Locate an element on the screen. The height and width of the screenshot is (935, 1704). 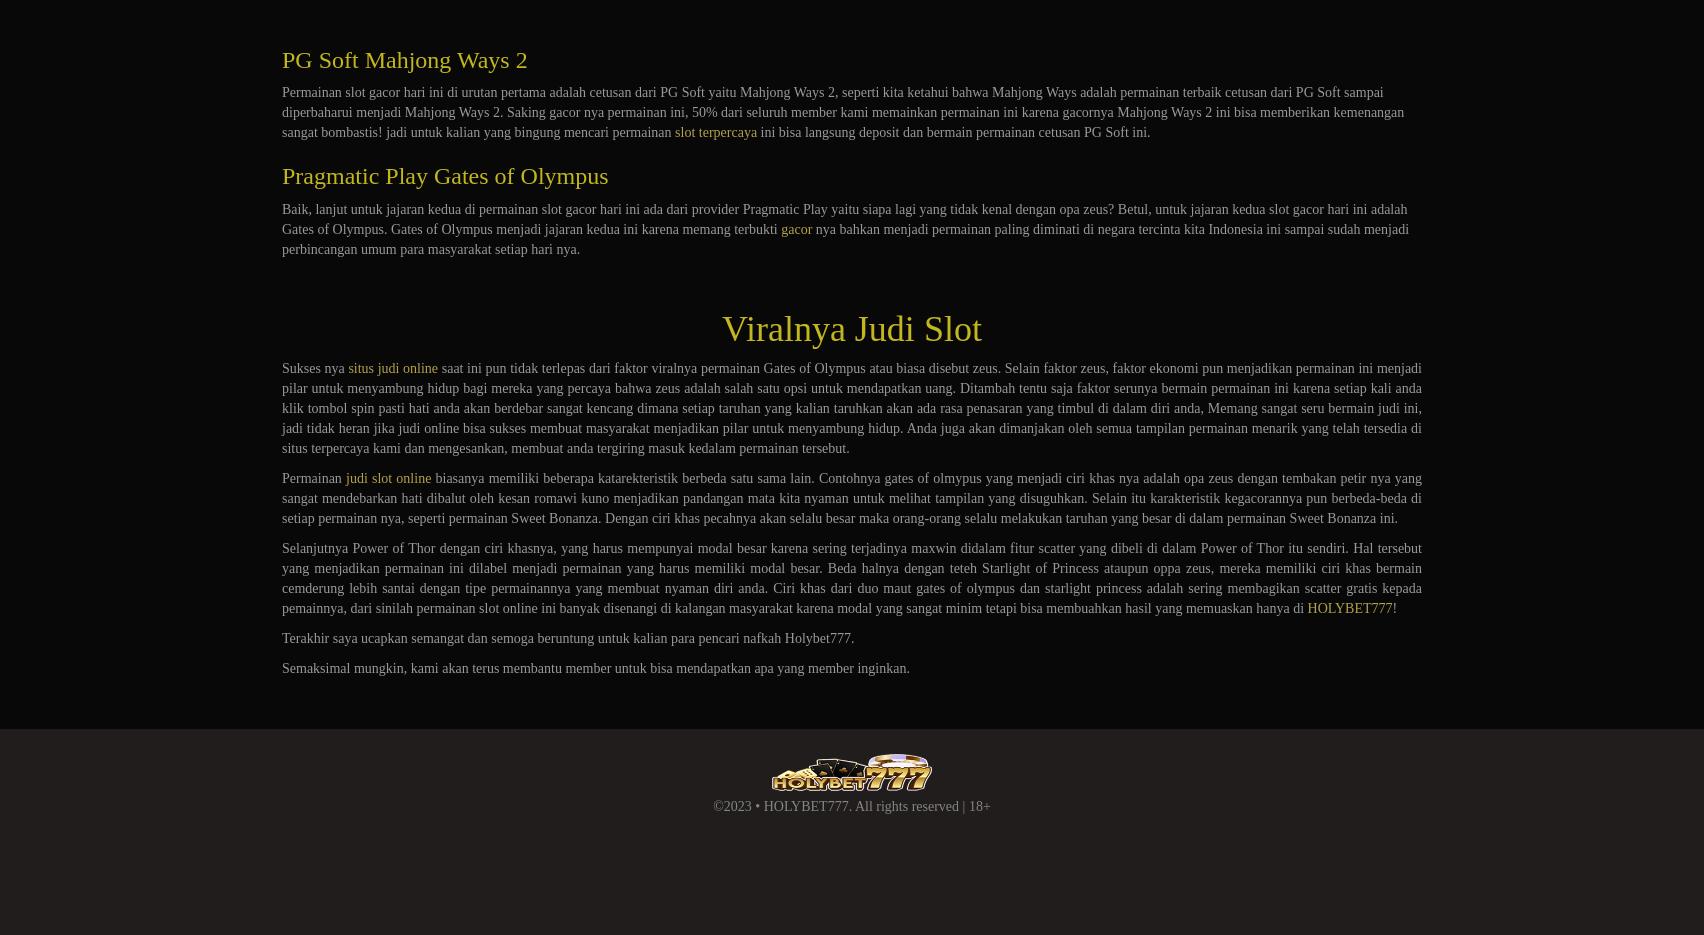
'Pragmatic Play Gates of Olympus' is located at coordinates (445, 174).